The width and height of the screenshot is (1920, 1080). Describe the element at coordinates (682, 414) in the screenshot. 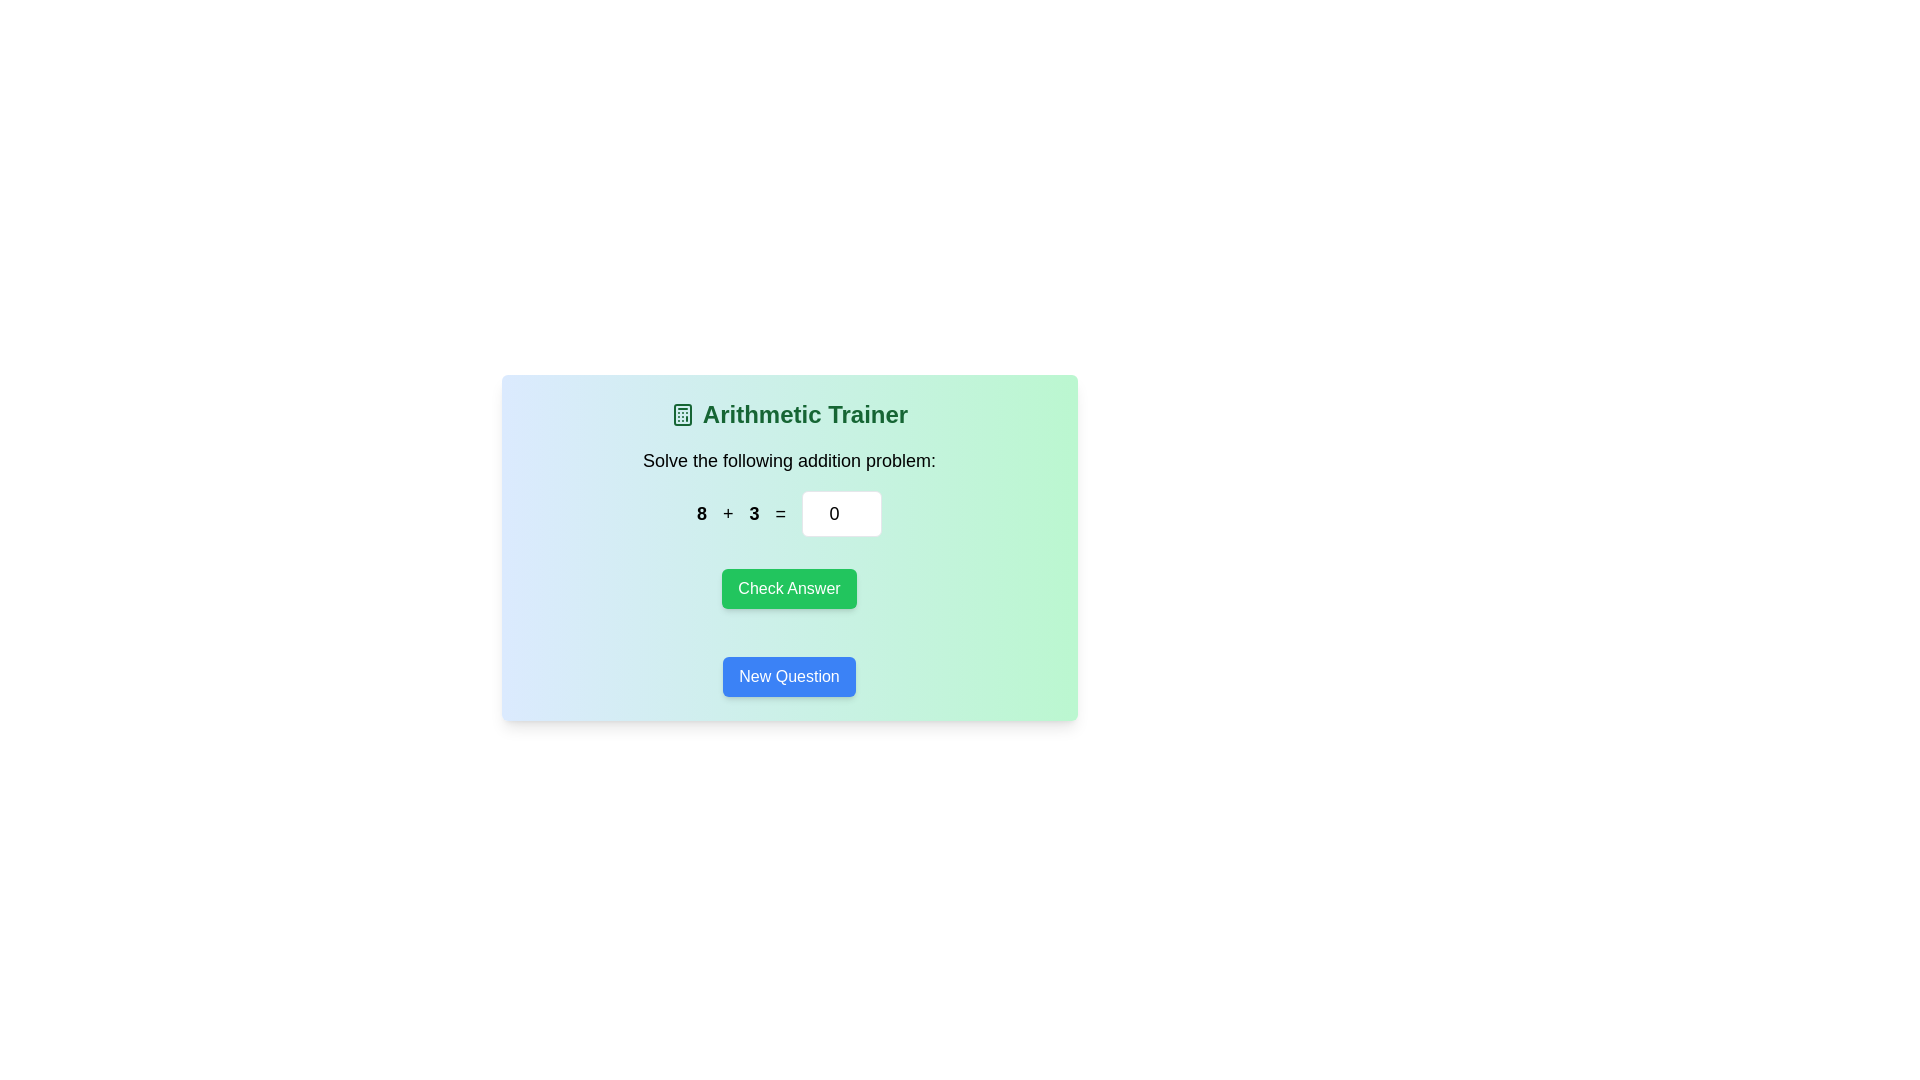

I see `the rectangular SVG element within the calculator icon located in the top-left region of the interface card, adjacent to the title text 'Arithmetic Trainer'` at that location.